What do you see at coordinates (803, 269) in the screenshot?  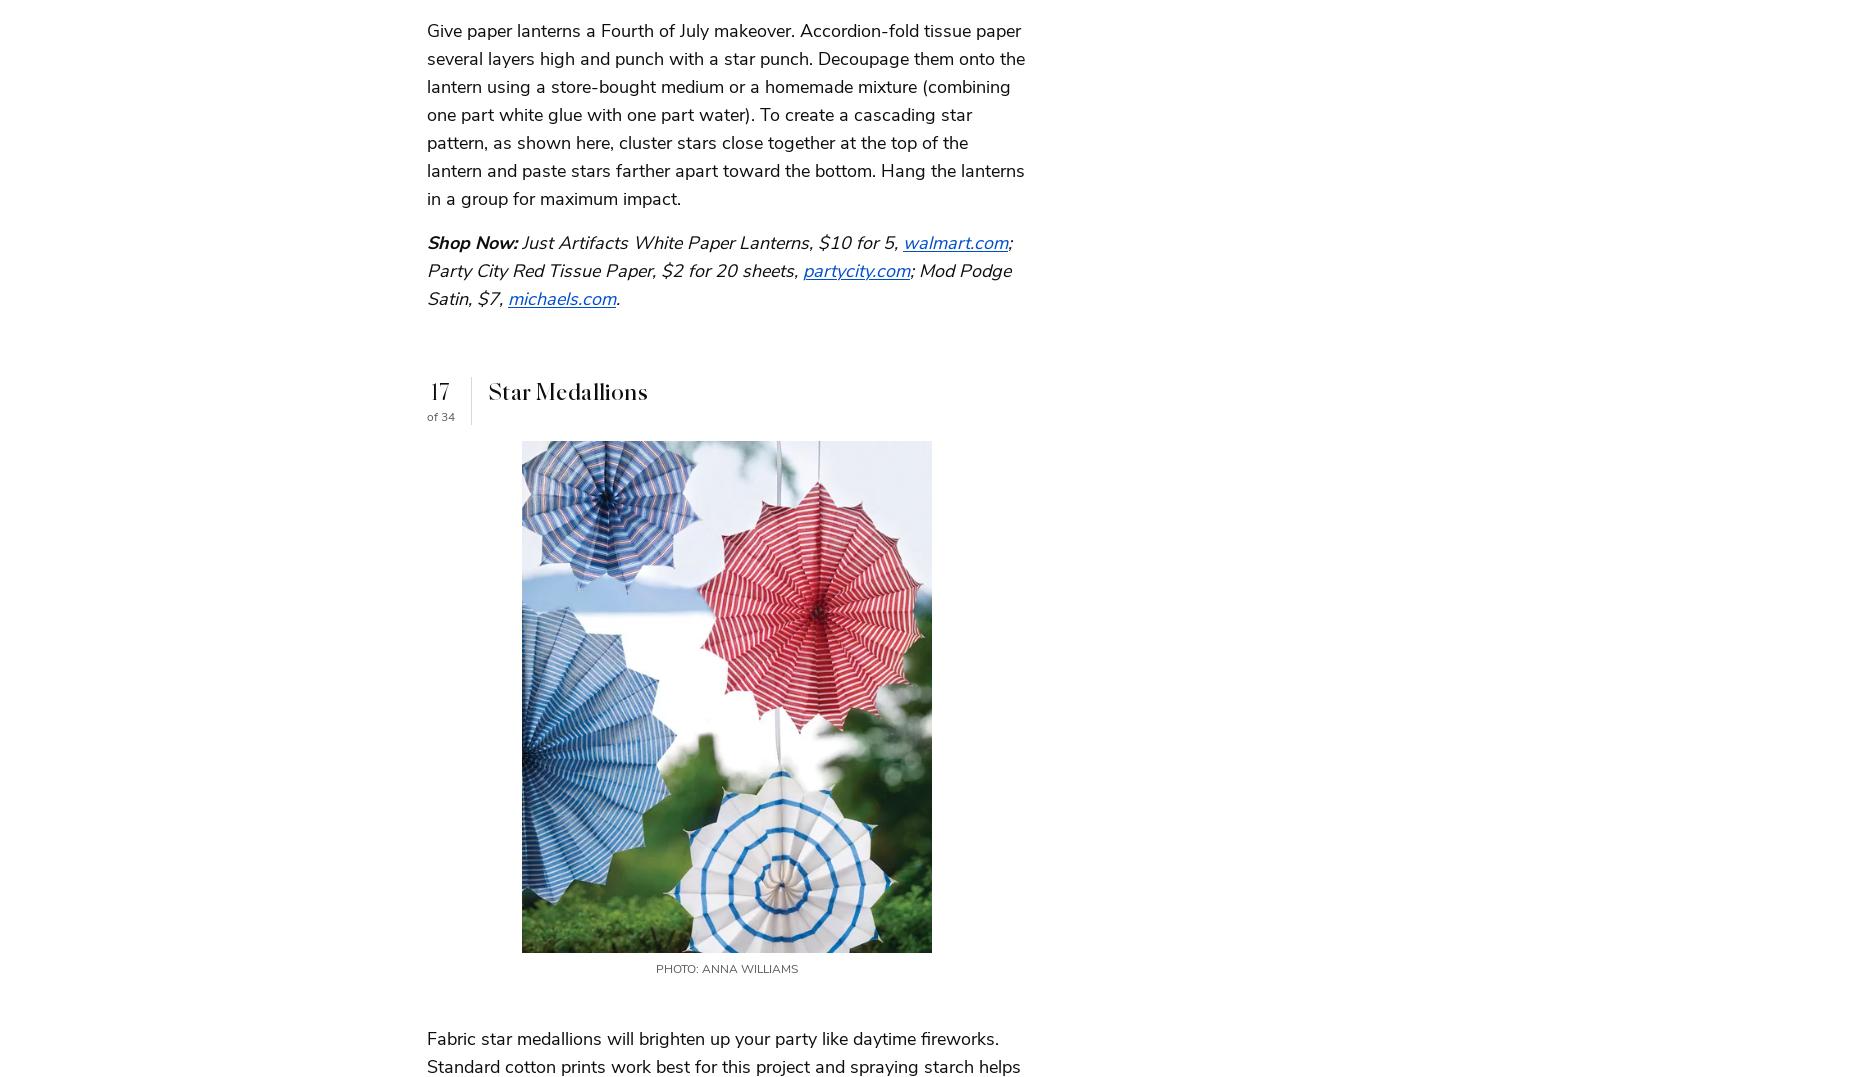 I see `'partycity.com'` at bounding box center [803, 269].